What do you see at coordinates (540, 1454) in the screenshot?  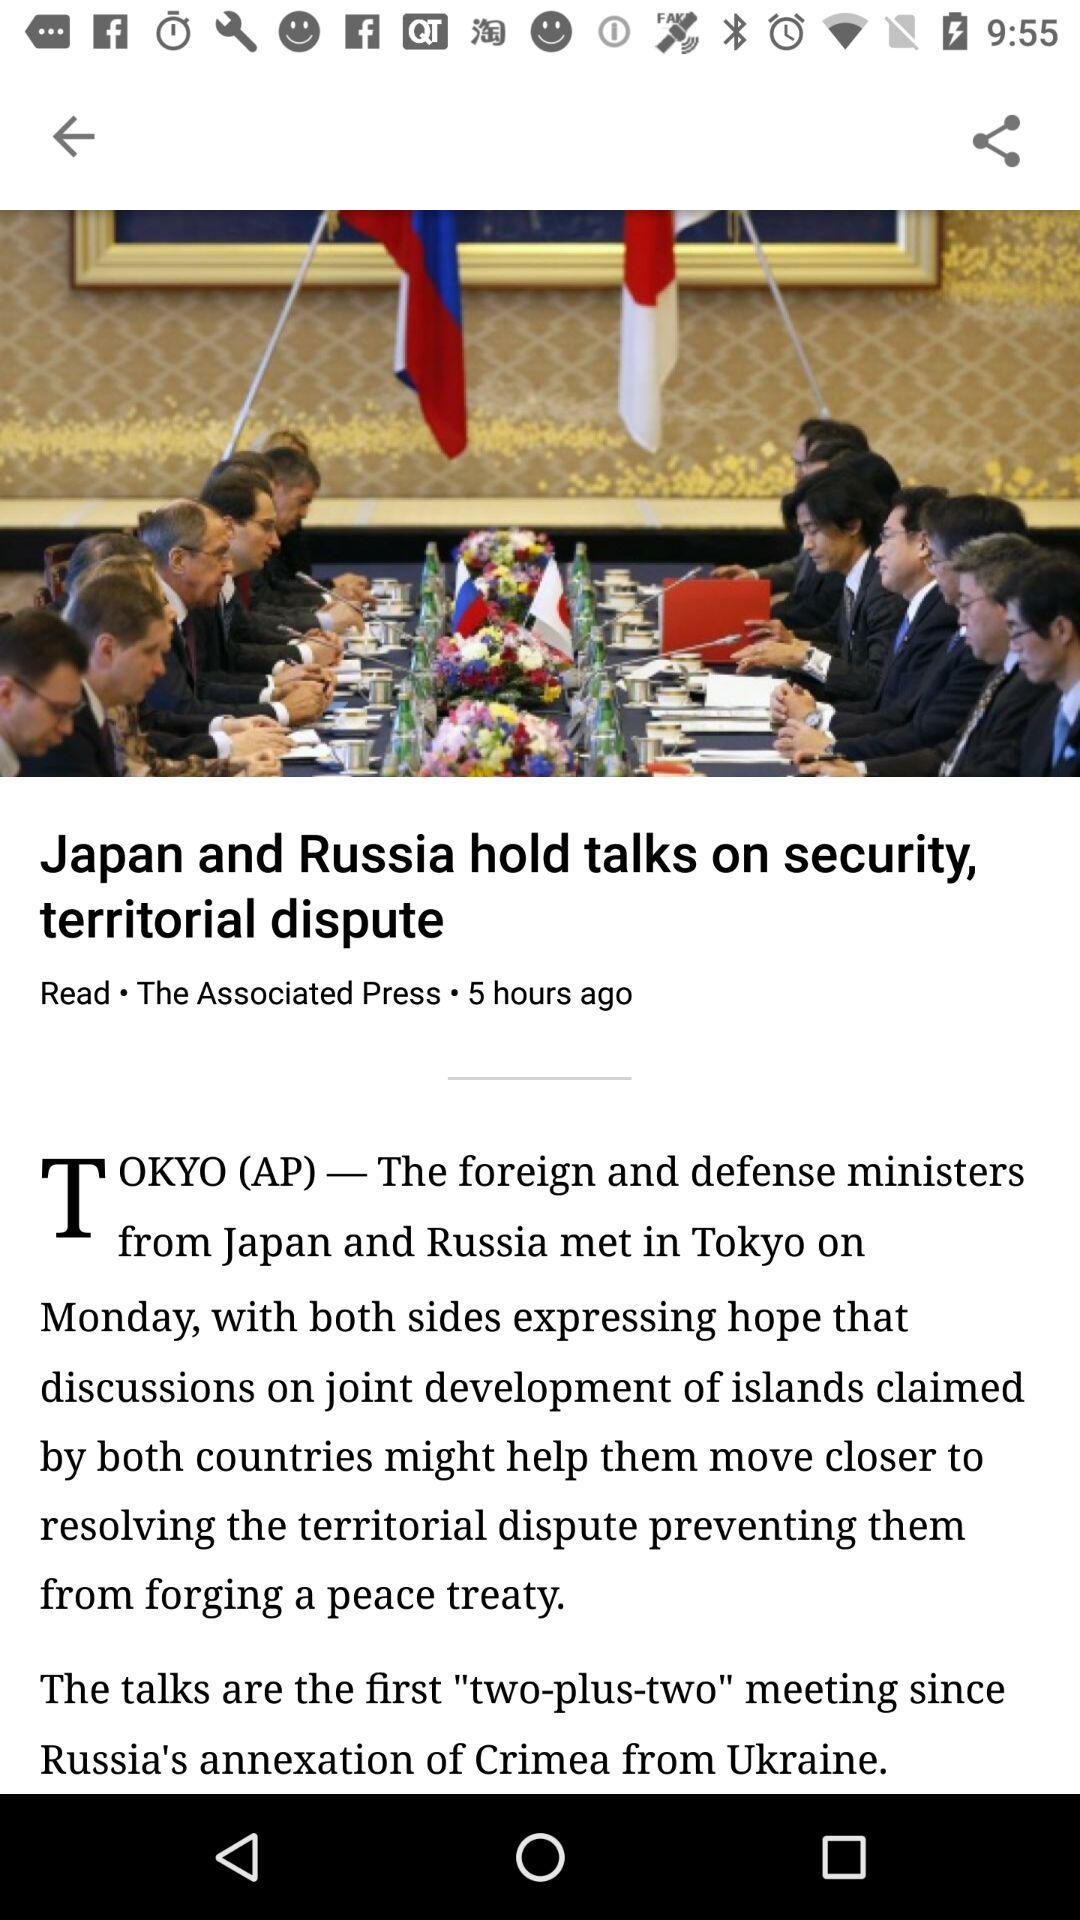 I see `the monday with both item` at bounding box center [540, 1454].